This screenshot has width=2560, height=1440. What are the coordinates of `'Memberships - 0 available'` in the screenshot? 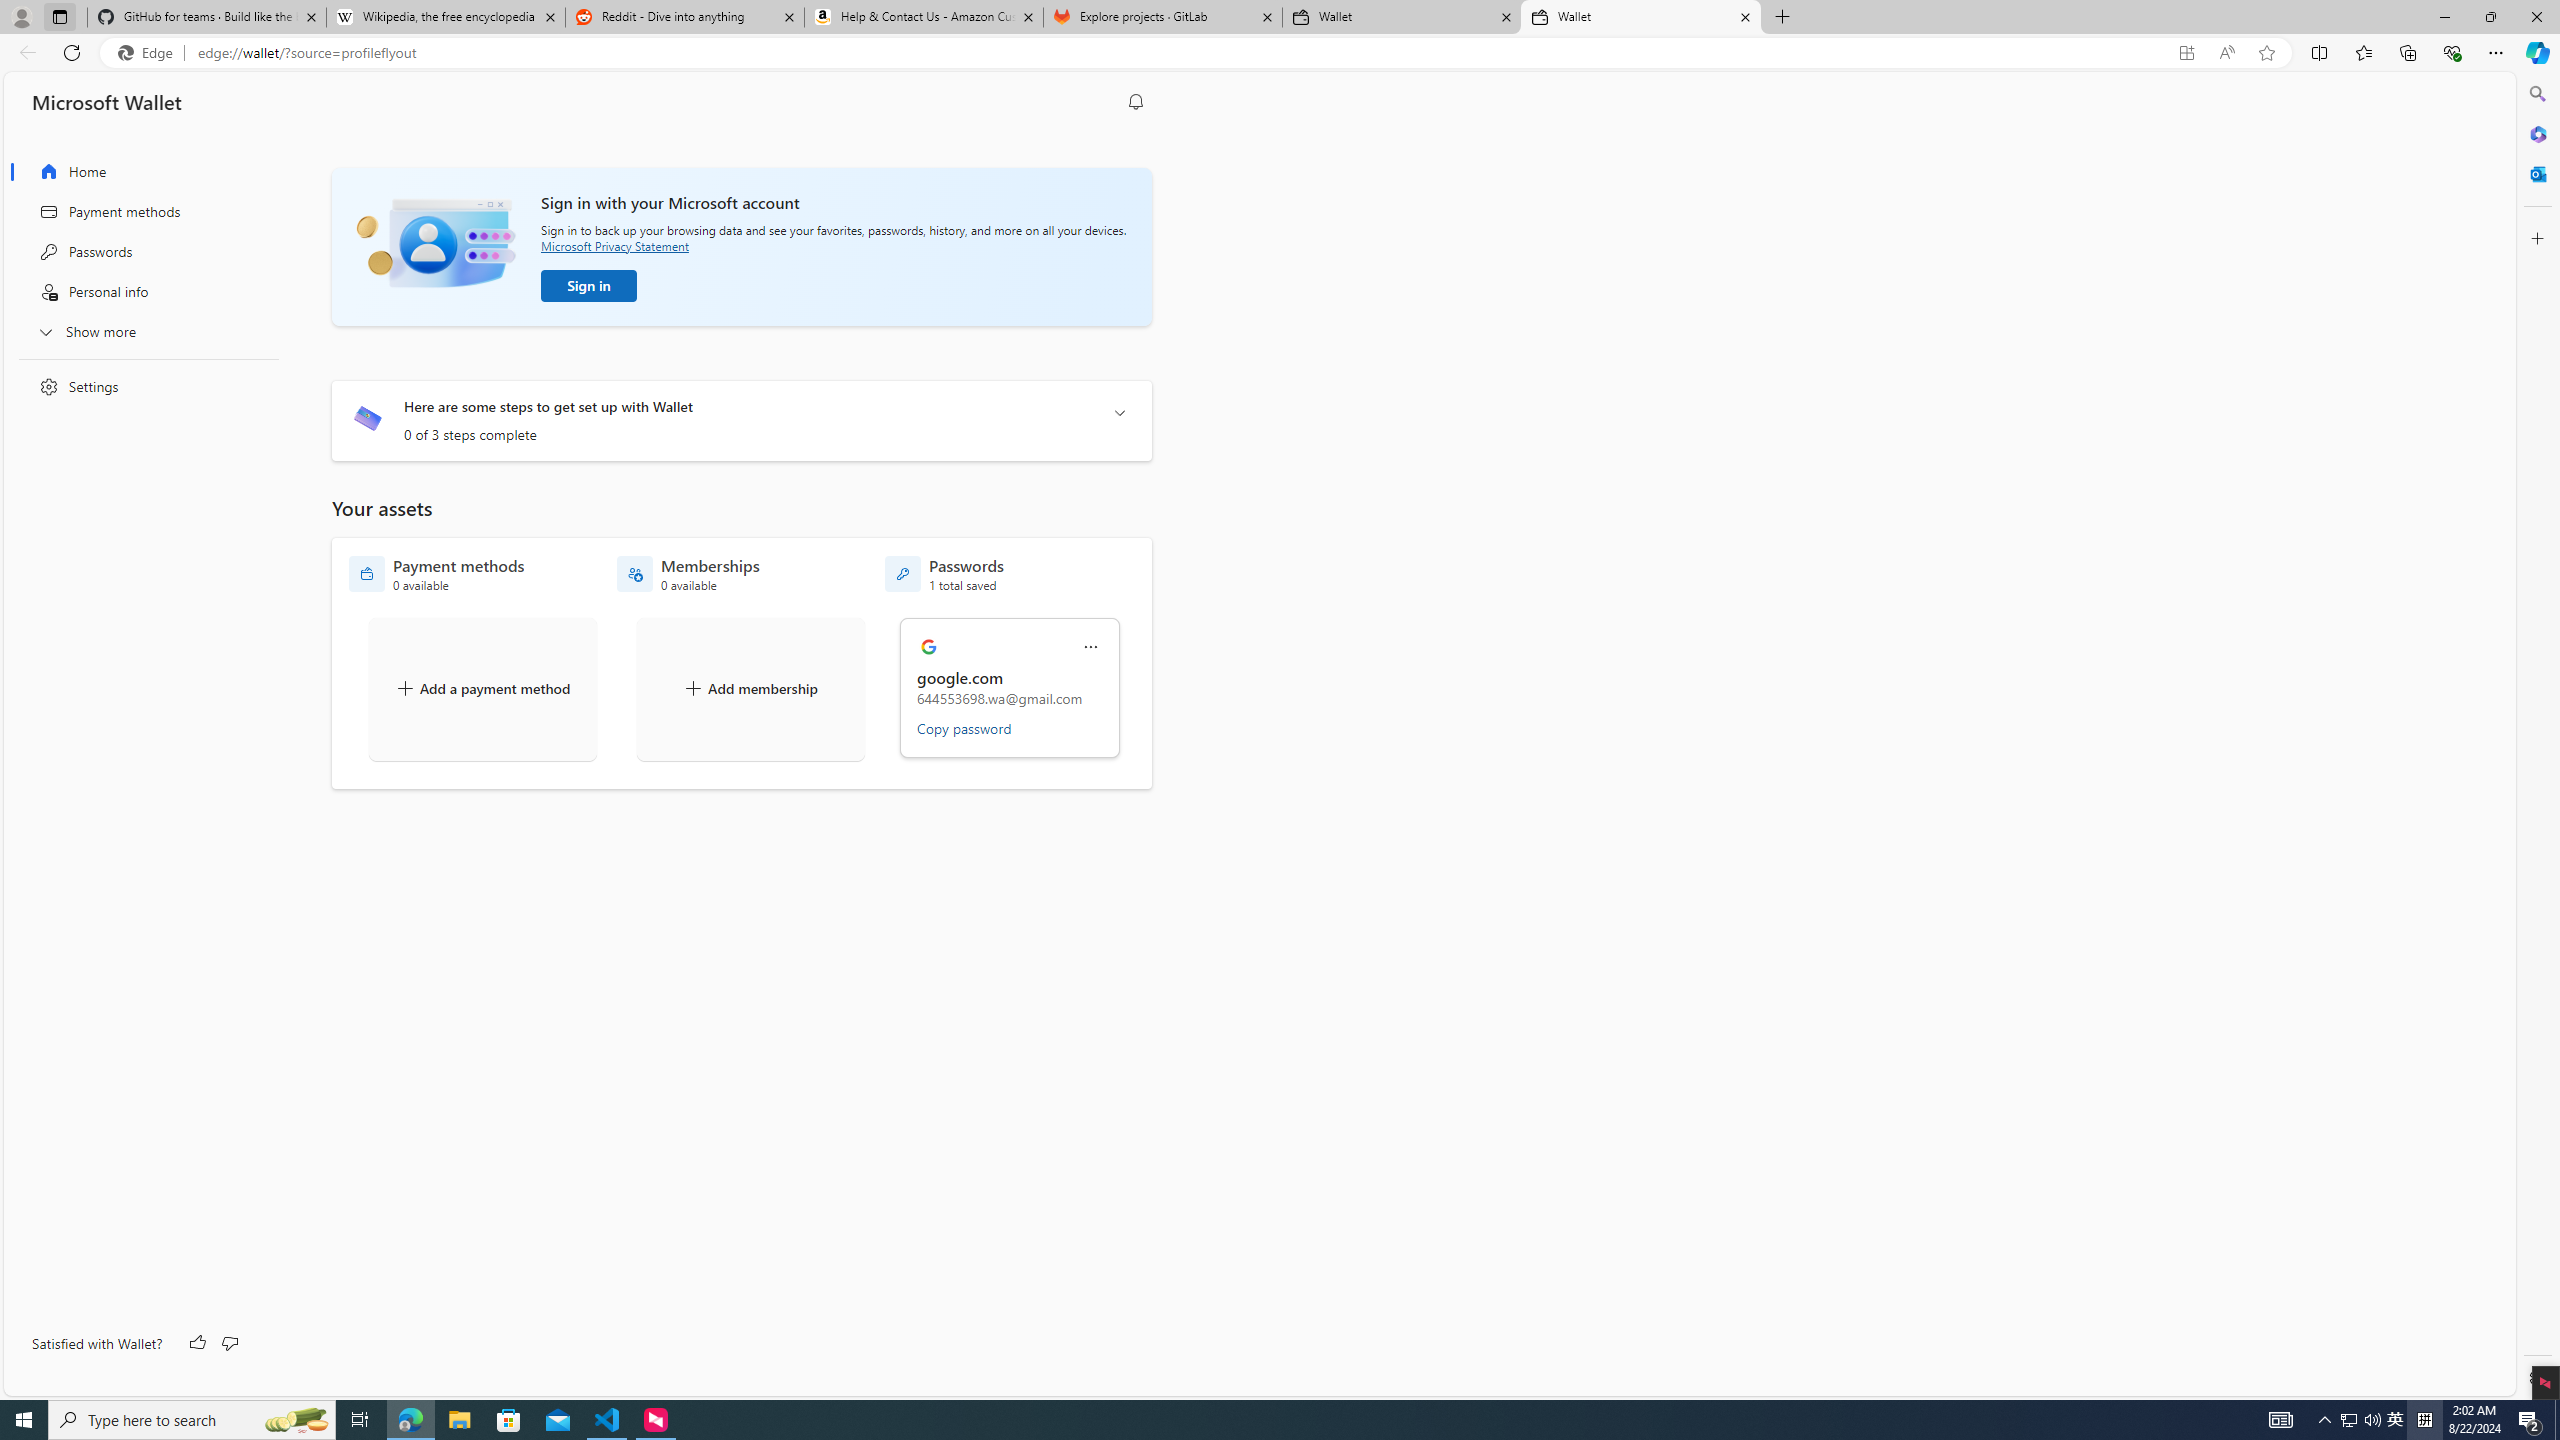 It's located at (688, 574).